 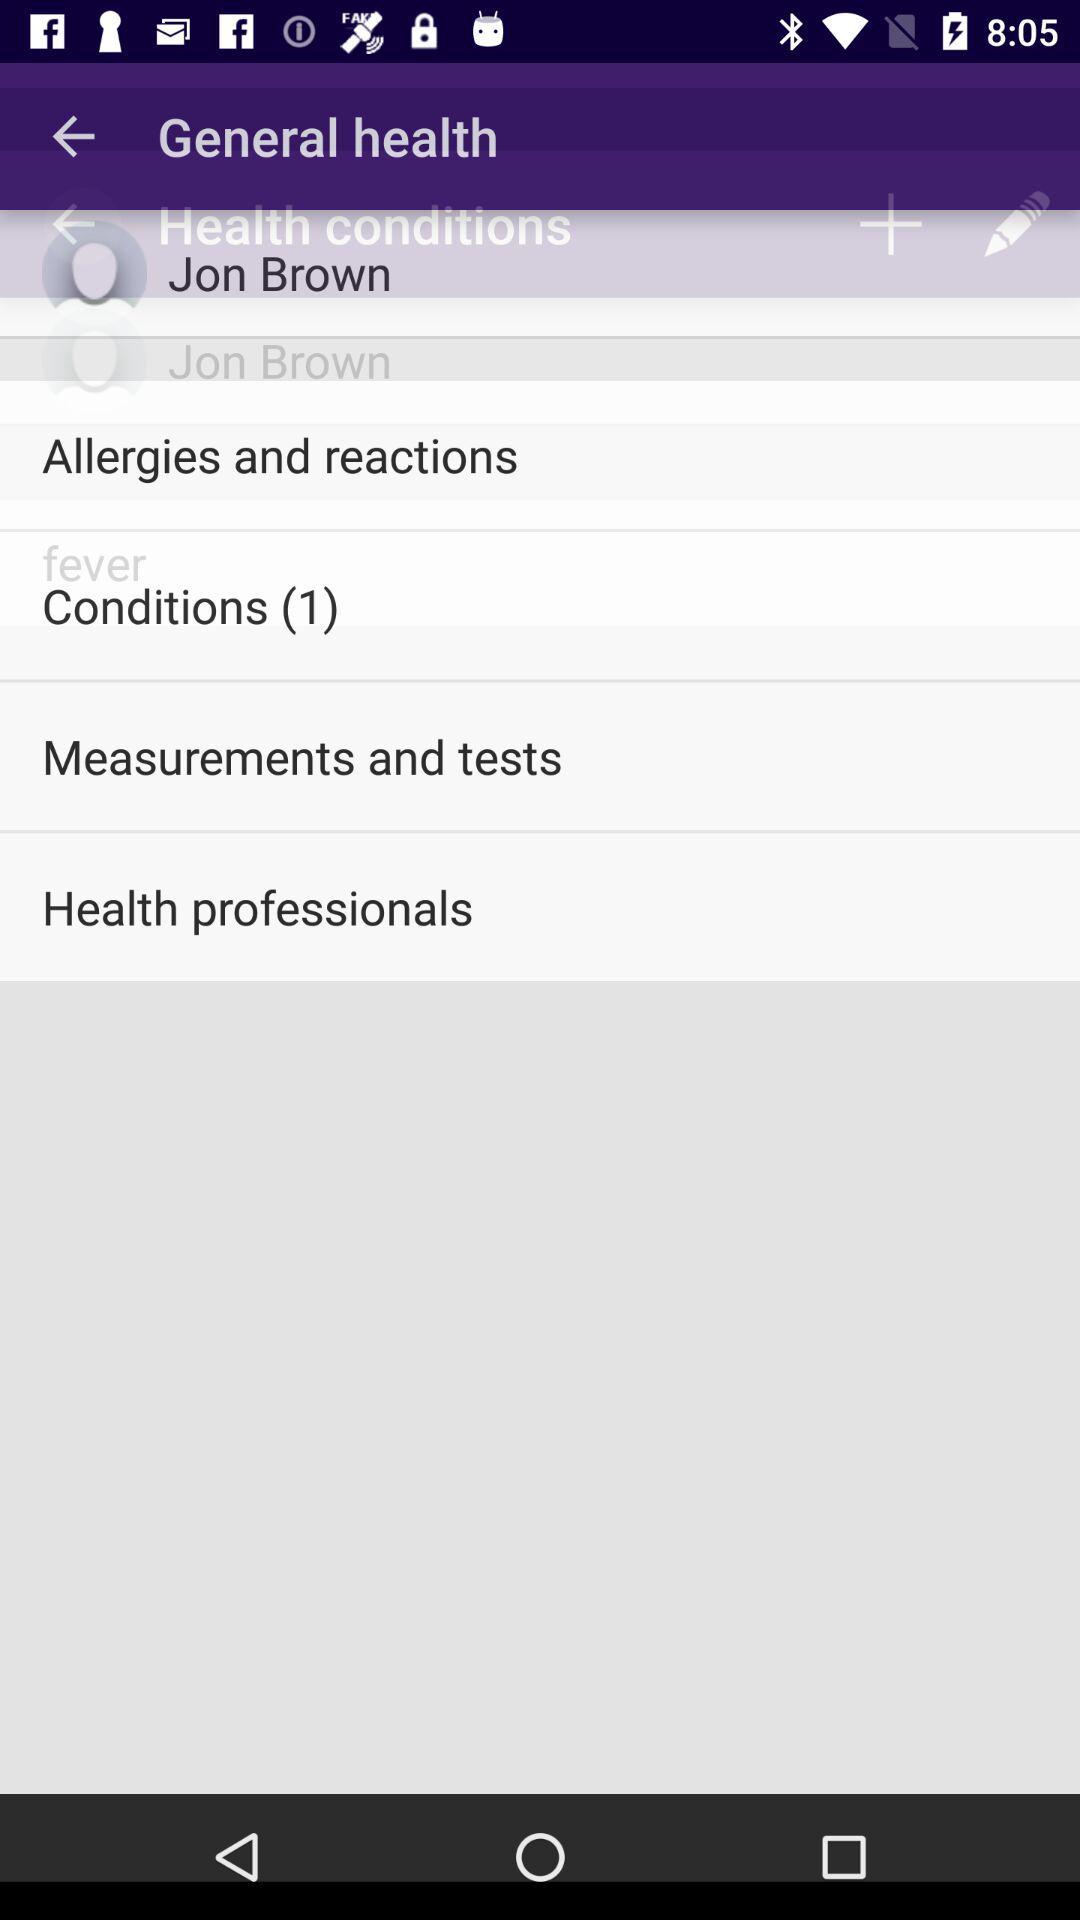 What do you see at coordinates (540, 755) in the screenshot?
I see `the measurements and tests` at bounding box center [540, 755].